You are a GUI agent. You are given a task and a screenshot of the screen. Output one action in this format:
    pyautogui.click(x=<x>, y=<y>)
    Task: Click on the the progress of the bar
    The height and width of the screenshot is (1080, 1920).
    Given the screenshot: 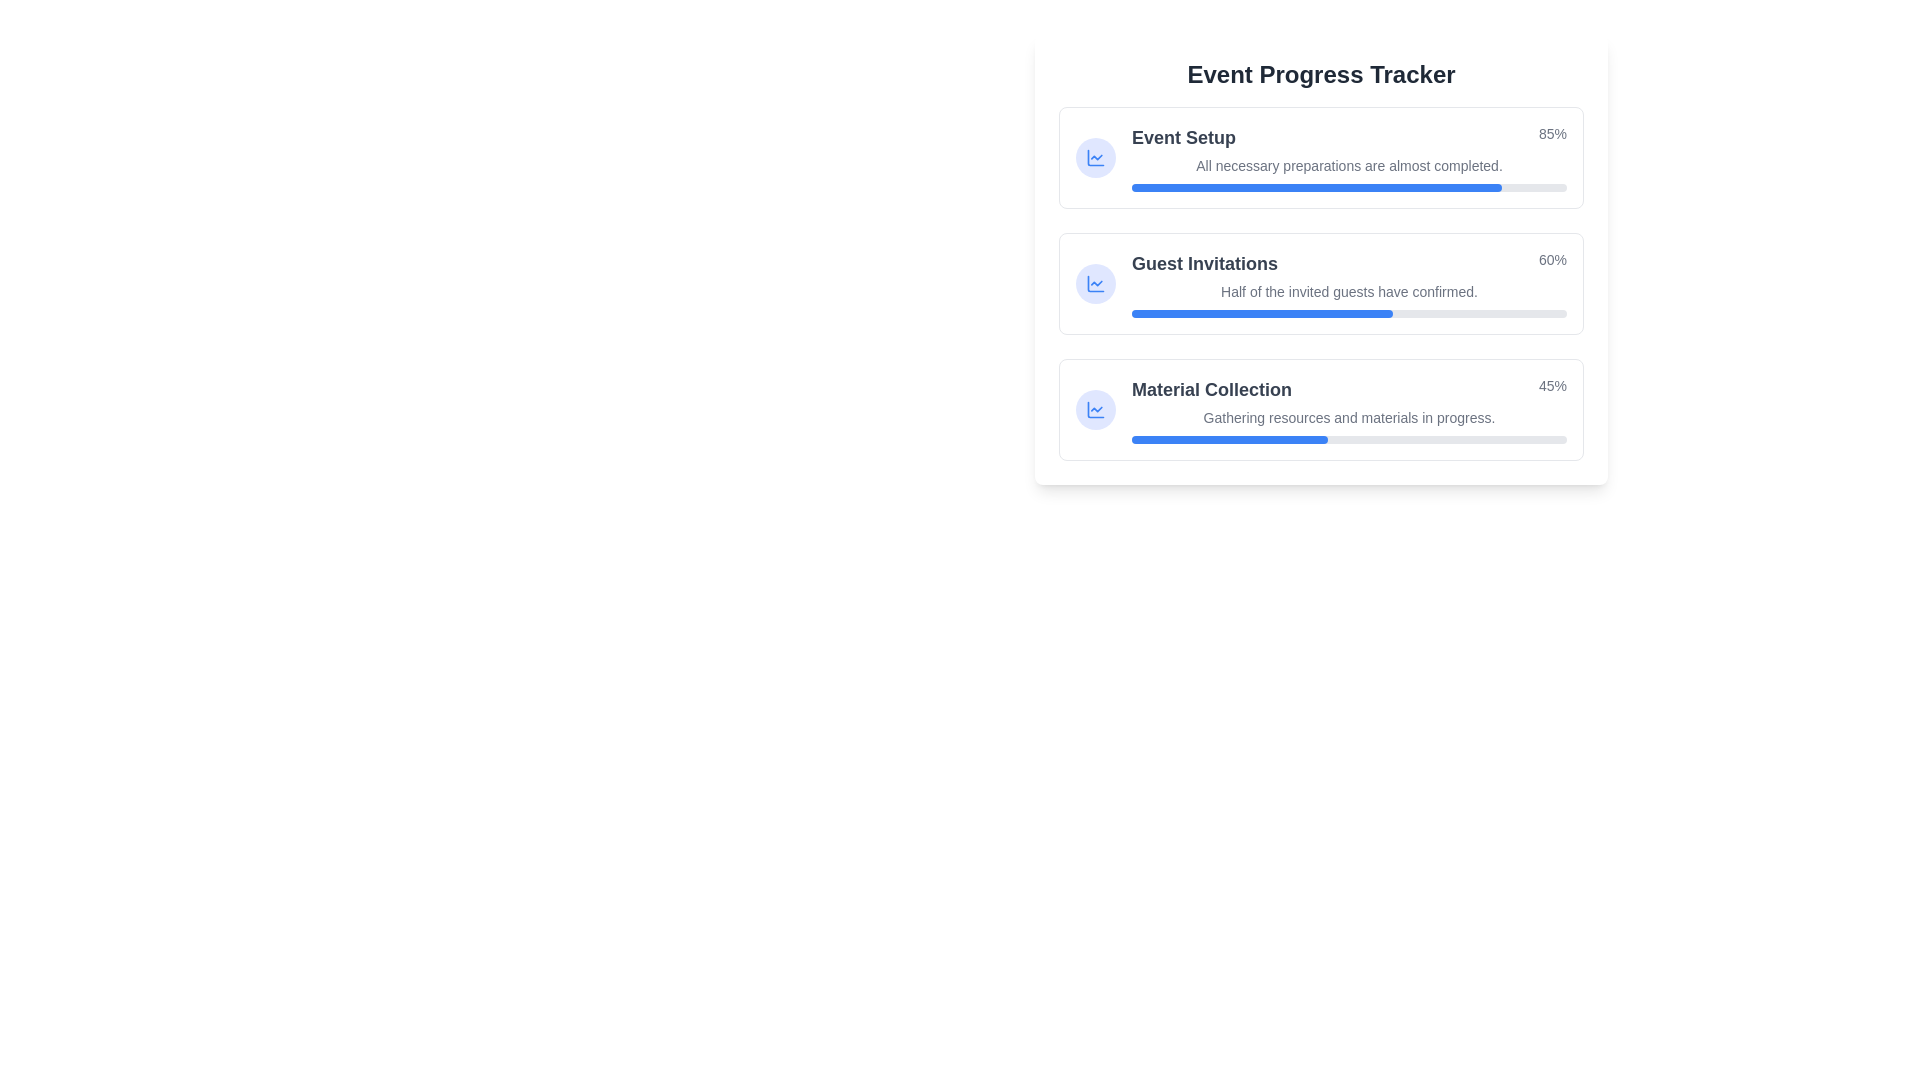 What is the action you would take?
    pyautogui.click(x=1522, y=188)
    